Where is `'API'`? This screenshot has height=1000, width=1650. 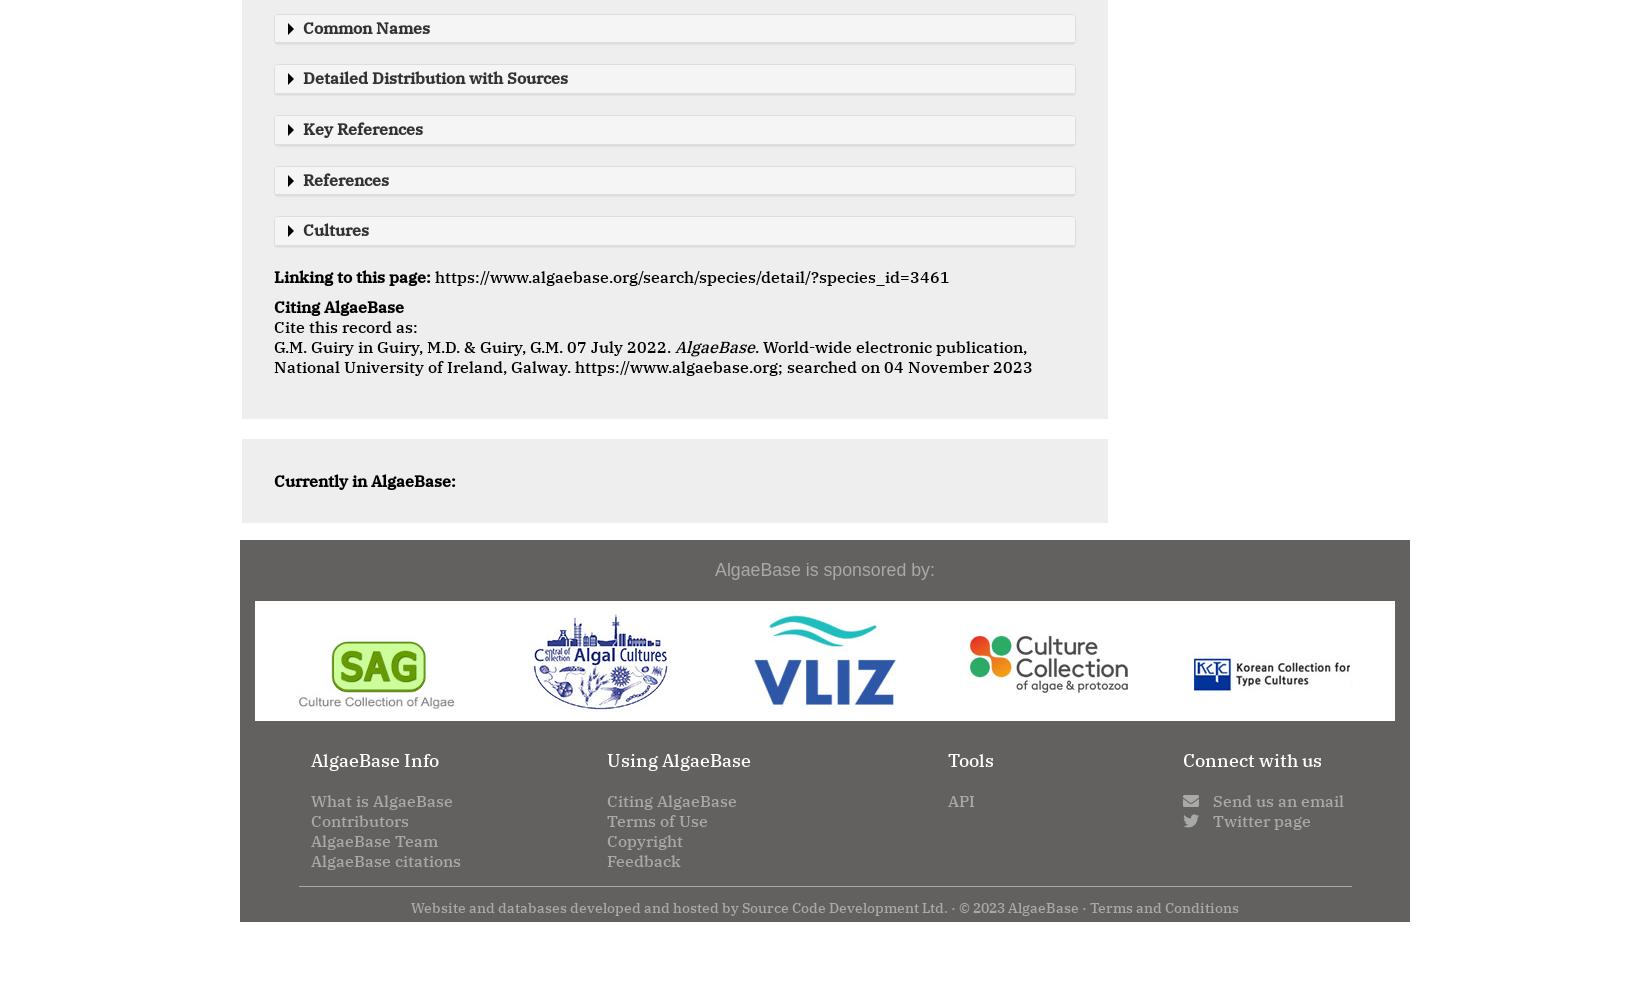 'API' is located at coordinates (947, 800).